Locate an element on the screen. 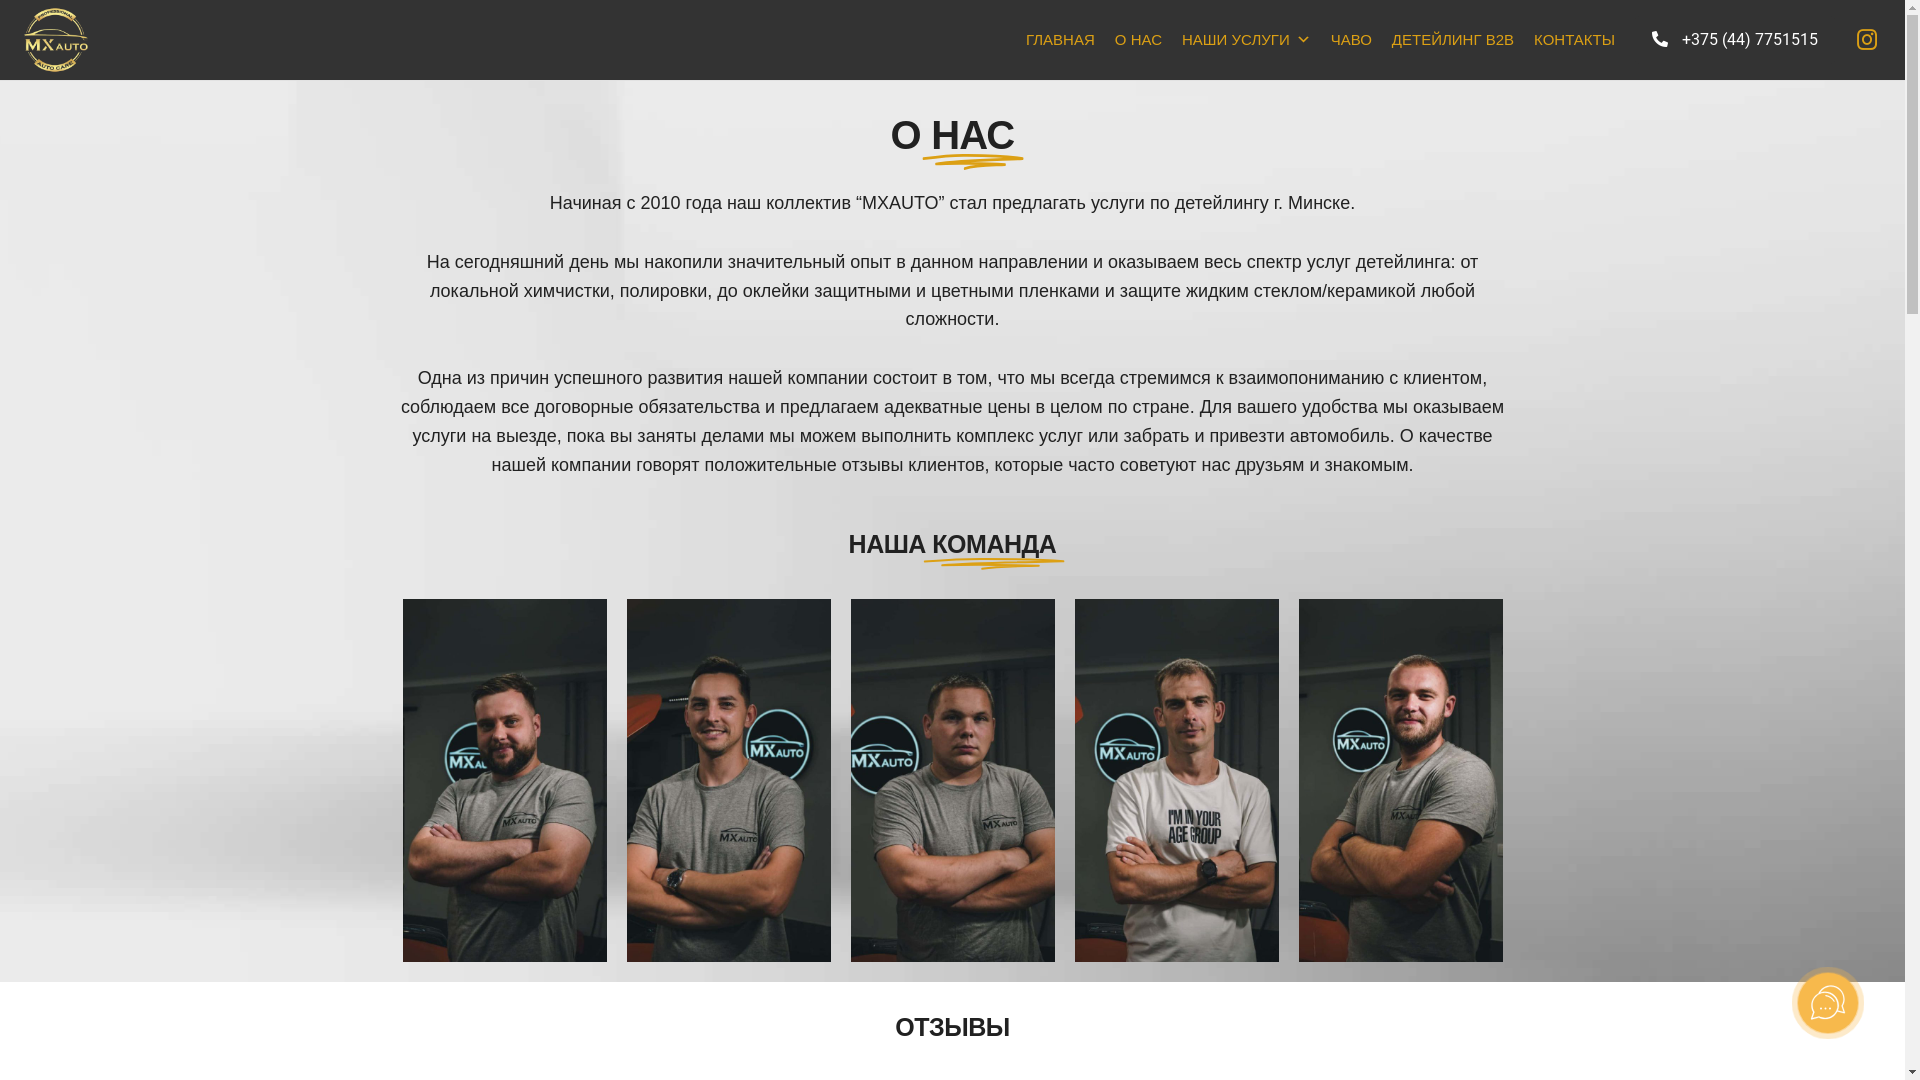  '+375 (44) 7751515' is located at coordinates (1733, 40).